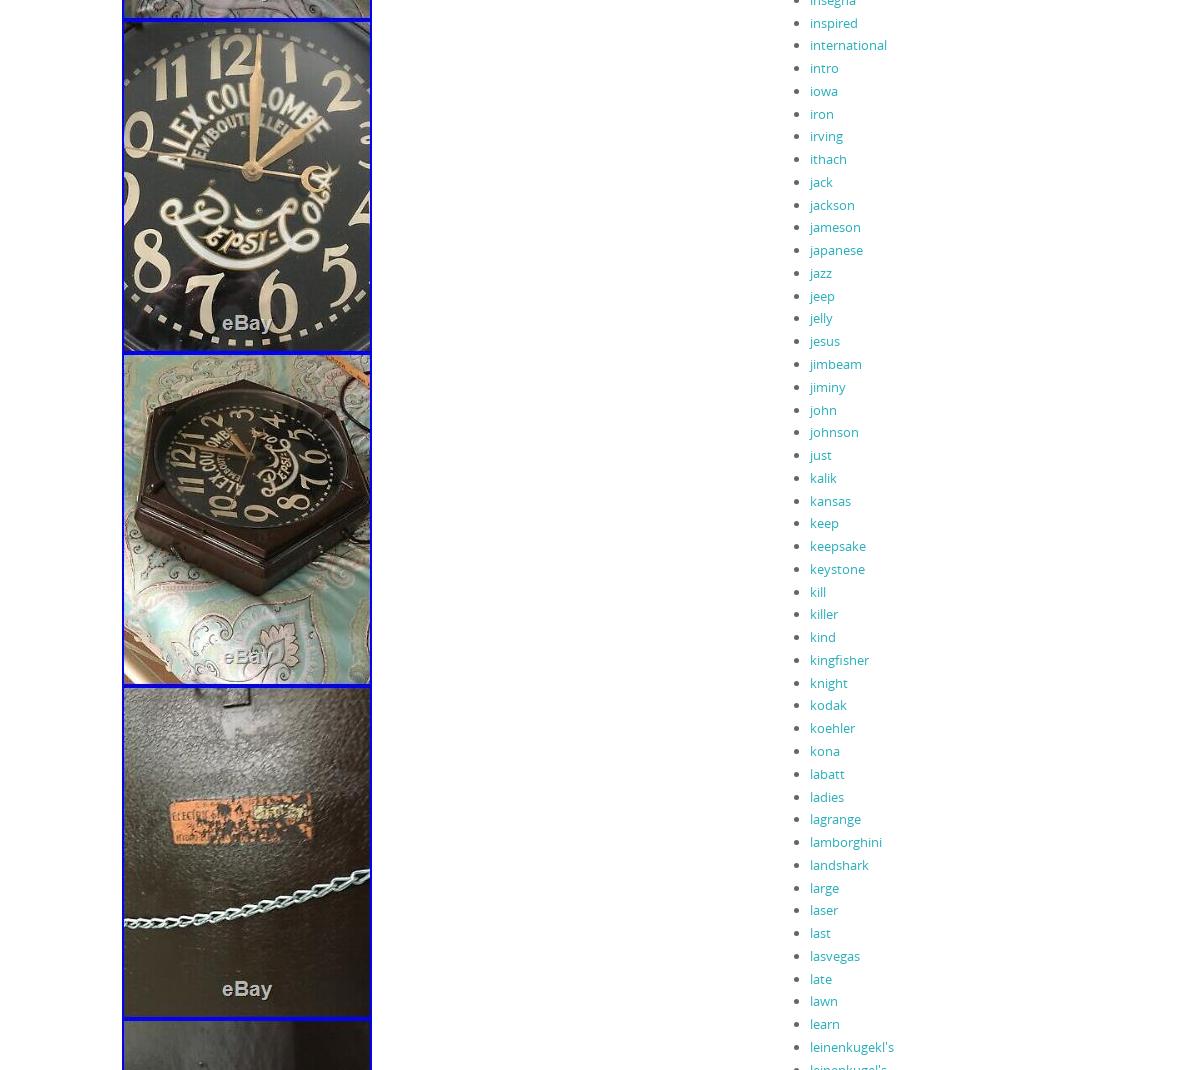  Describe the element at coordinates (829, 500) in the screenshot. I see `'kansas'` at that location.